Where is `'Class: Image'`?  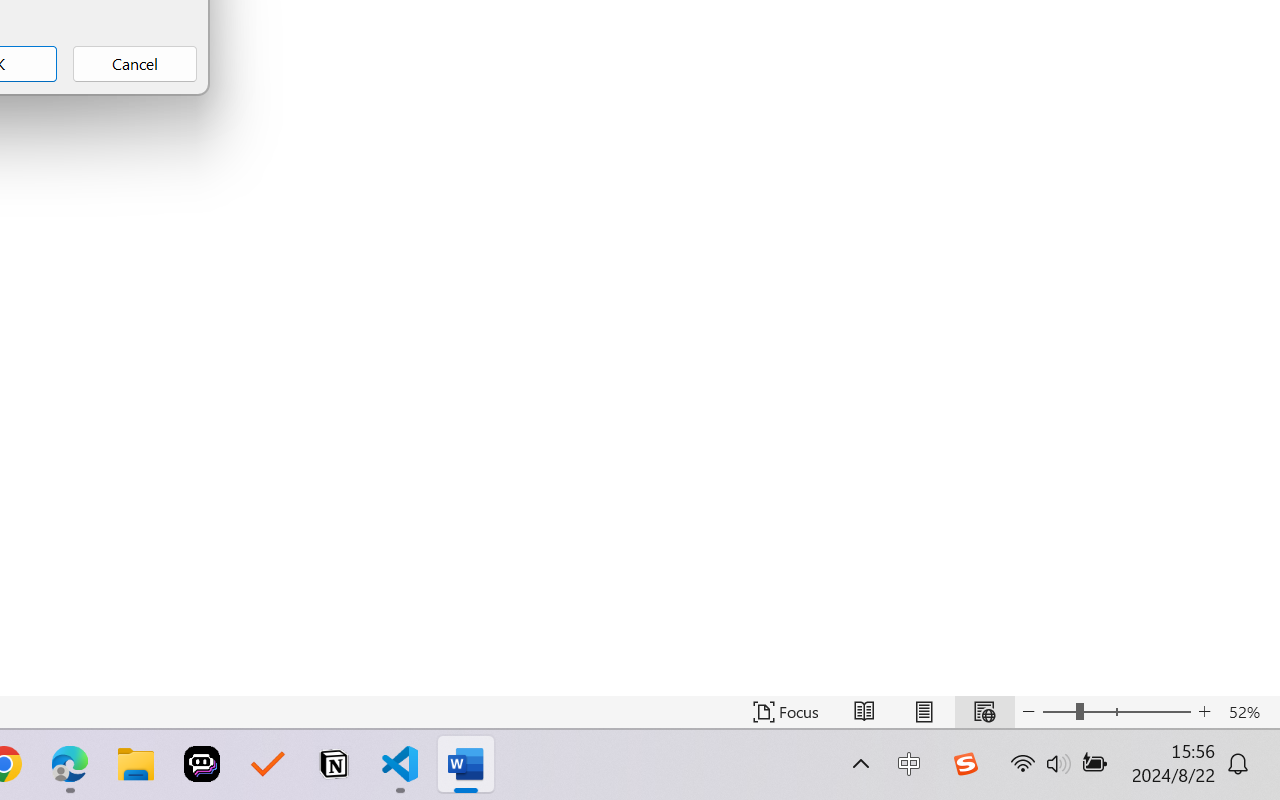 'Class: Image' is located at coordinates (965, 764).